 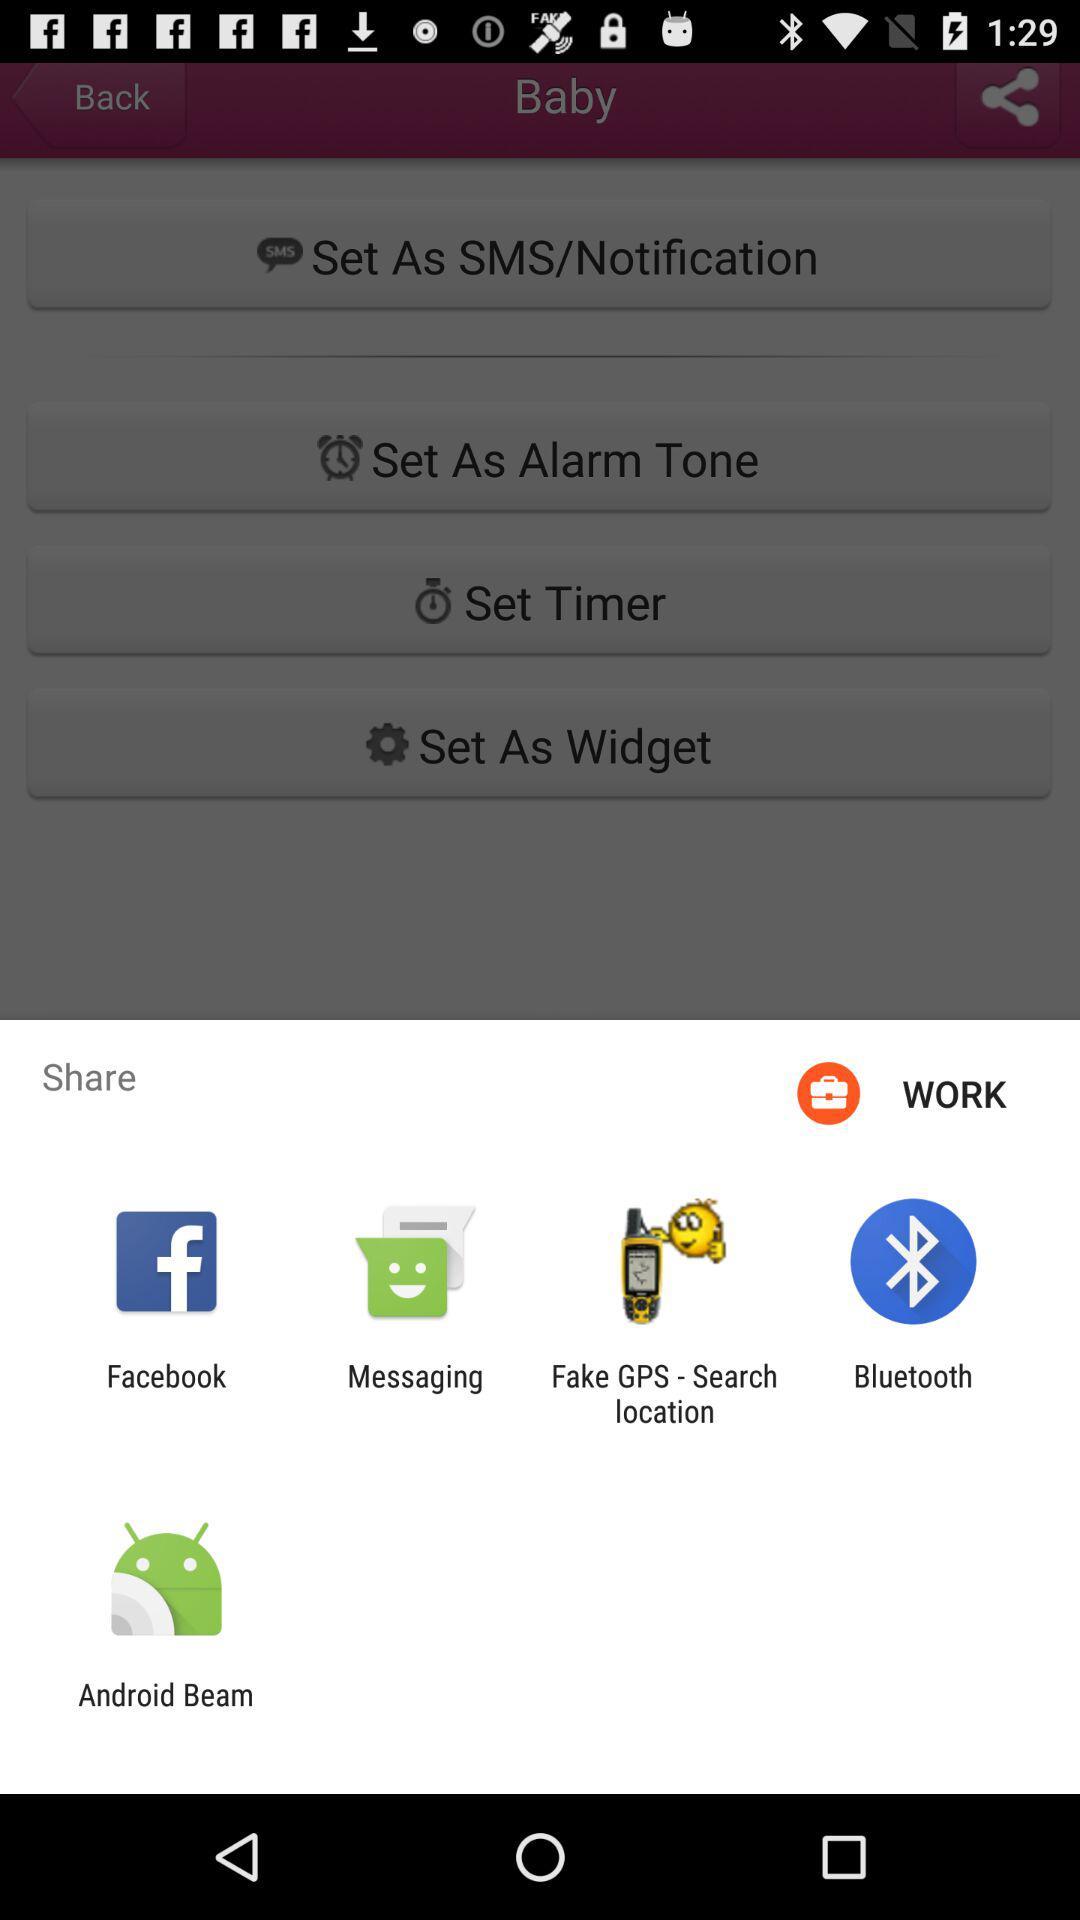 What do you see at coordinates (414, 1392) in the screenshot?
I see `the item next to the fake gps search` at bounding box center [414, 1392].